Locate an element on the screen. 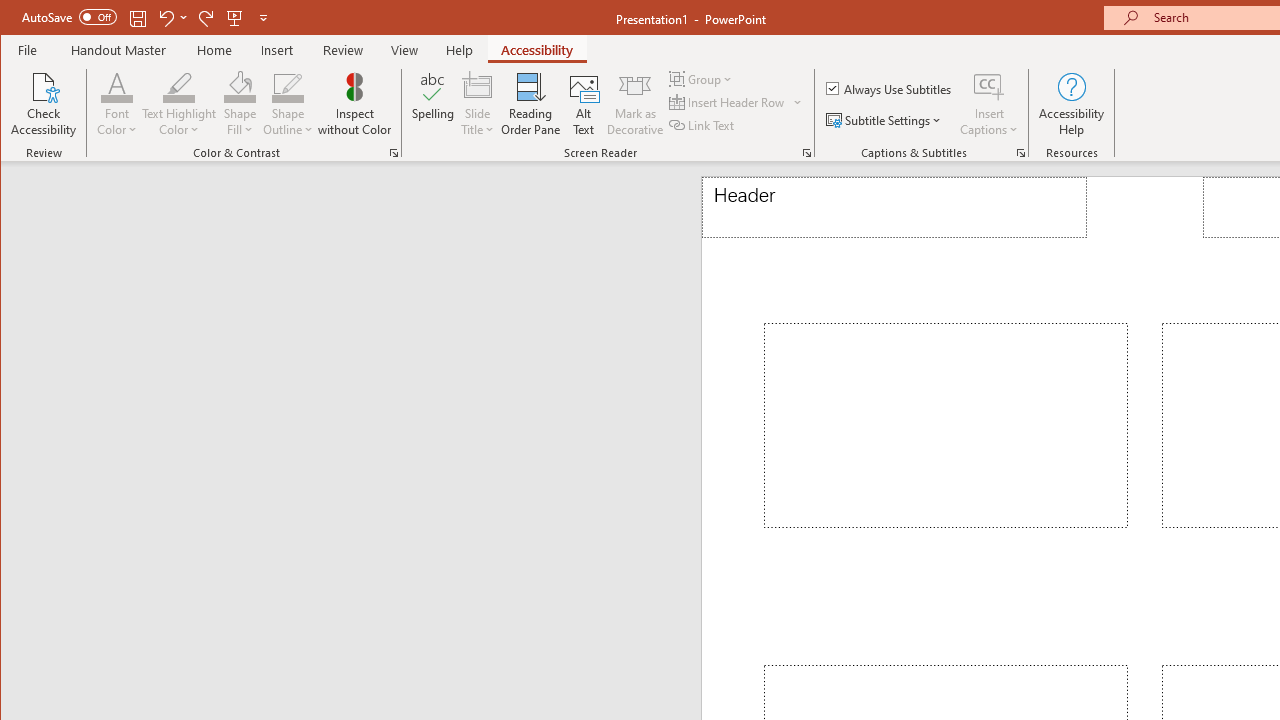 Image resolution: width=1280 pixels, height=720 pixels. 'Header' is located at coordinates (893, 207).